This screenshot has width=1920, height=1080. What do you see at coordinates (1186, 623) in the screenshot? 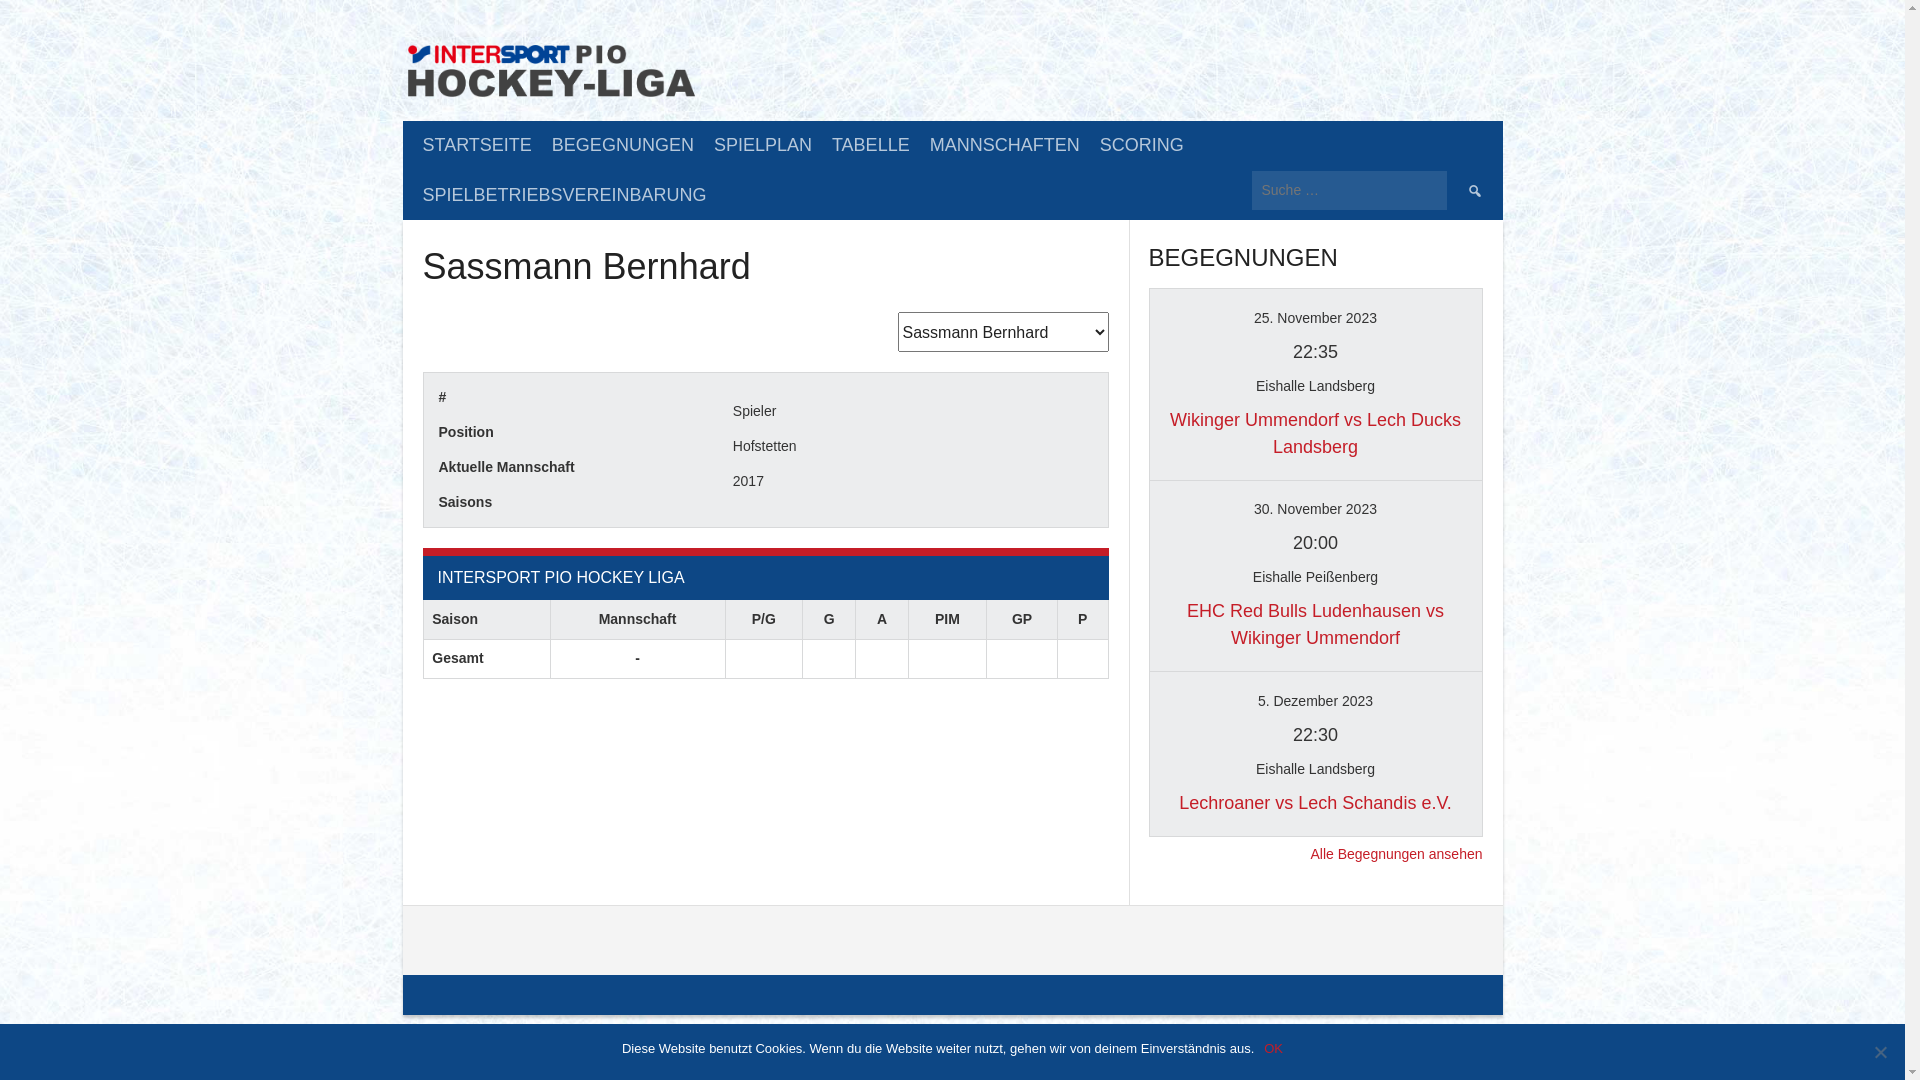
I see `'EHC Red Bulls Ludenhausen vs Wikinger Ummendorf'` at bounding box center [1186, 623].